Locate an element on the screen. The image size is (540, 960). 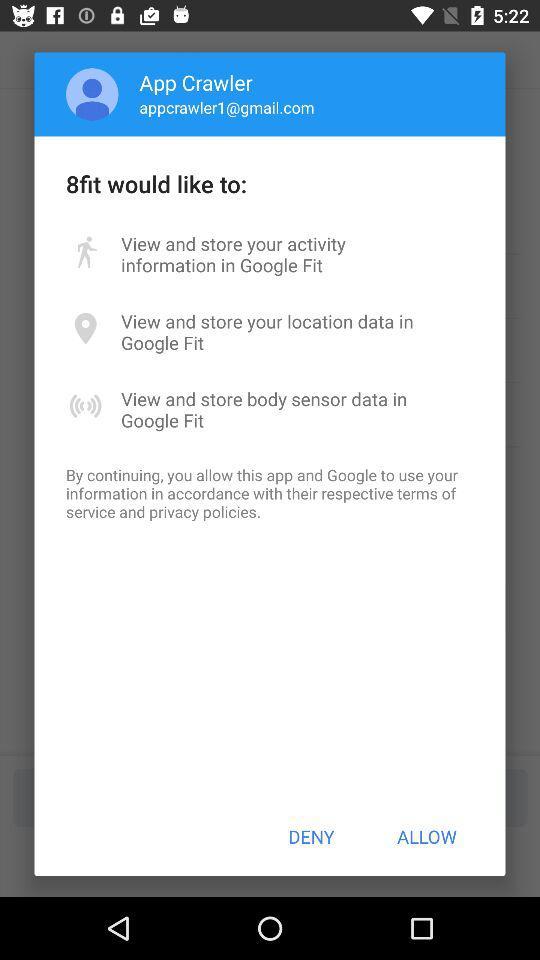
the app crawler icon is located at coordinates (196, 82).